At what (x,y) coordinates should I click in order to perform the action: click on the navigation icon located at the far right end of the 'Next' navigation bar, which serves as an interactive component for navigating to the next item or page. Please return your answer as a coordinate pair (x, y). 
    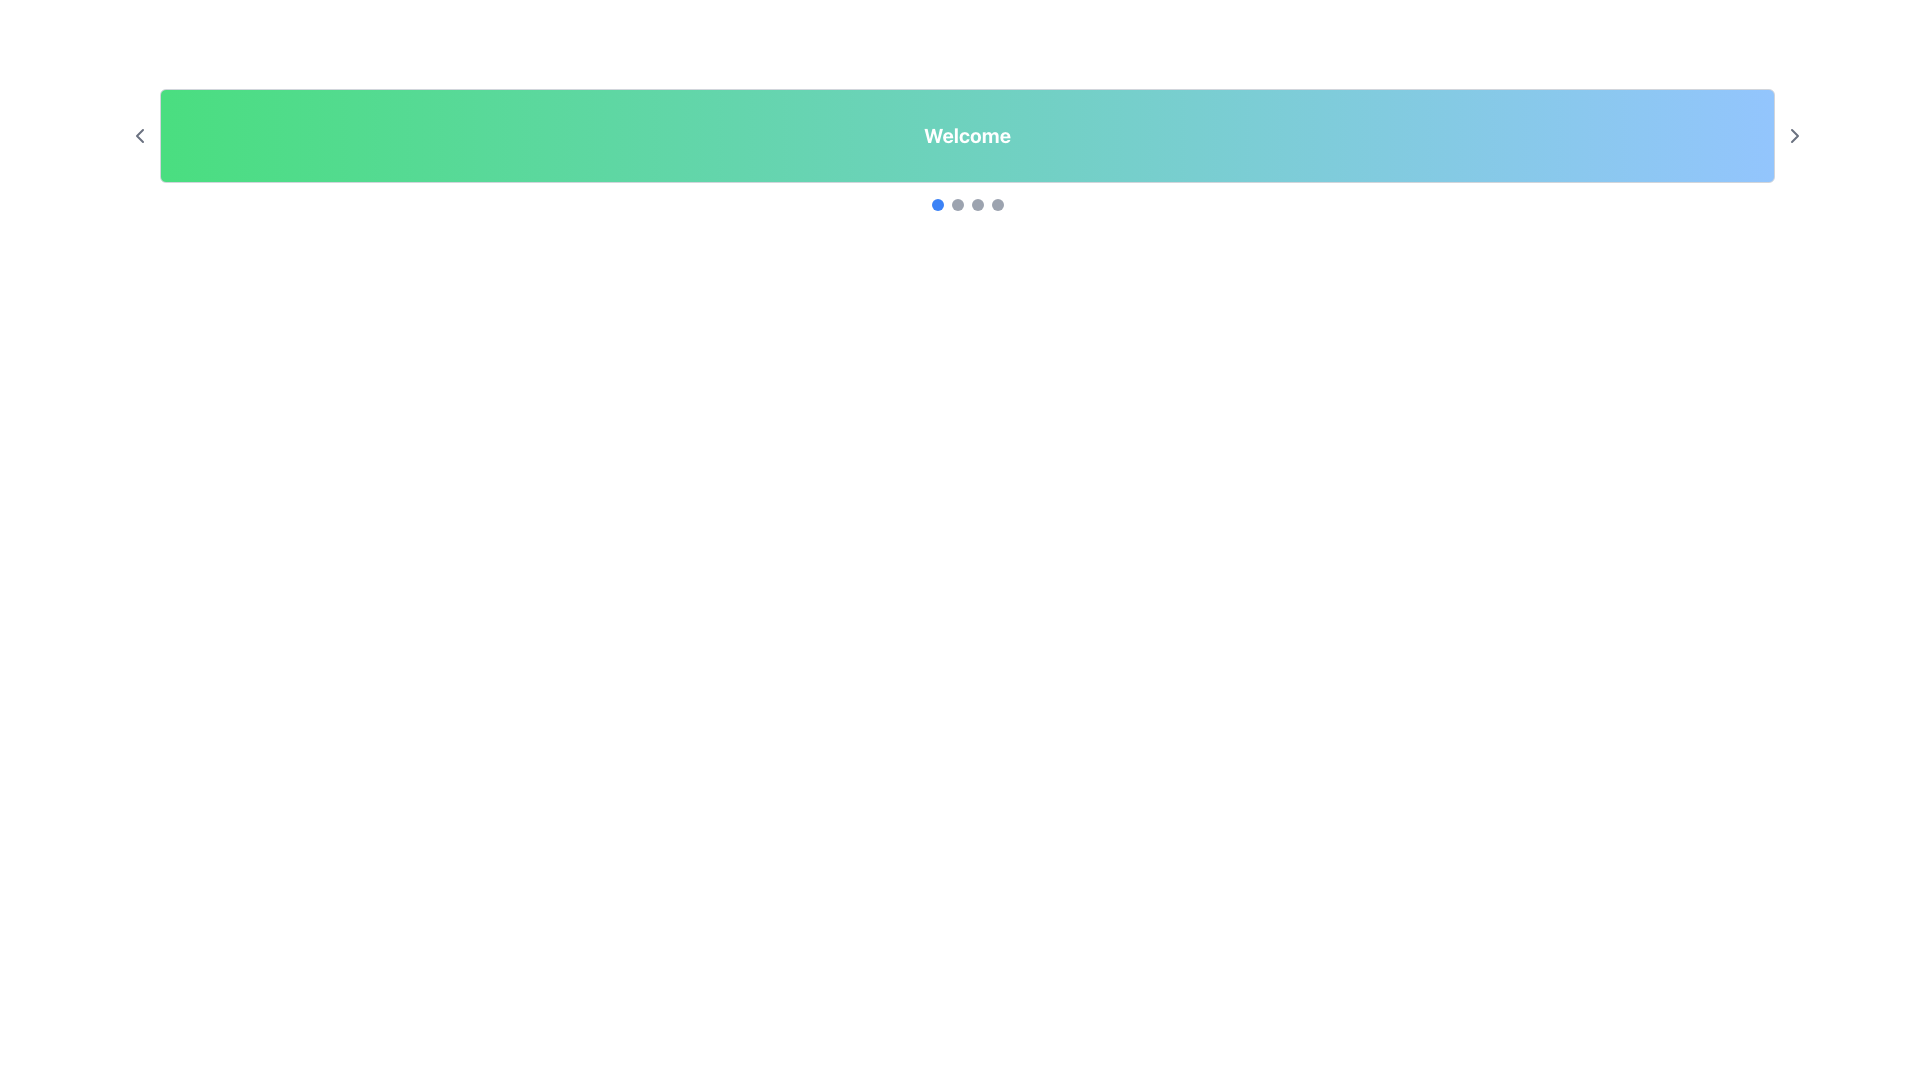
    Looking at the image, I should click on (1795, 135).